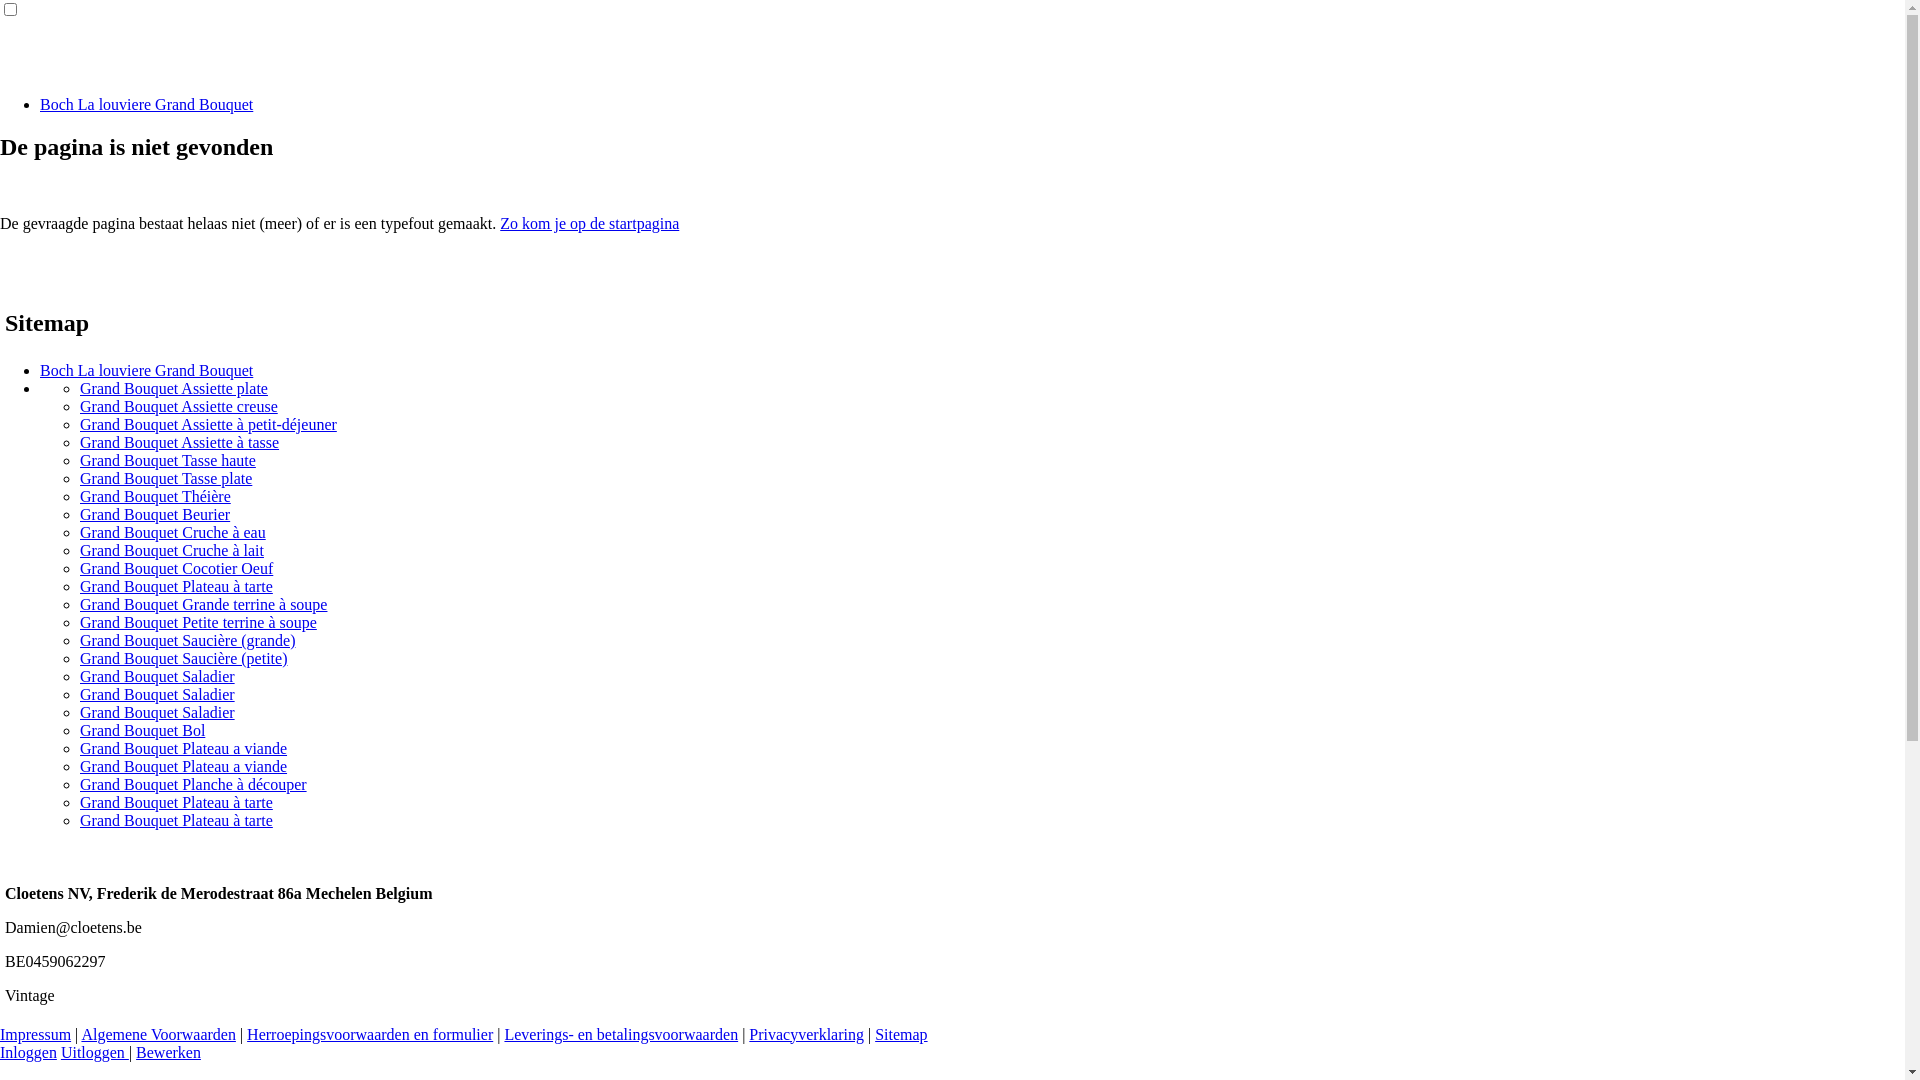 The height and width of the screenshot is (1080, 1920). I want to click on 'Sitemap', so click(900, 1034).